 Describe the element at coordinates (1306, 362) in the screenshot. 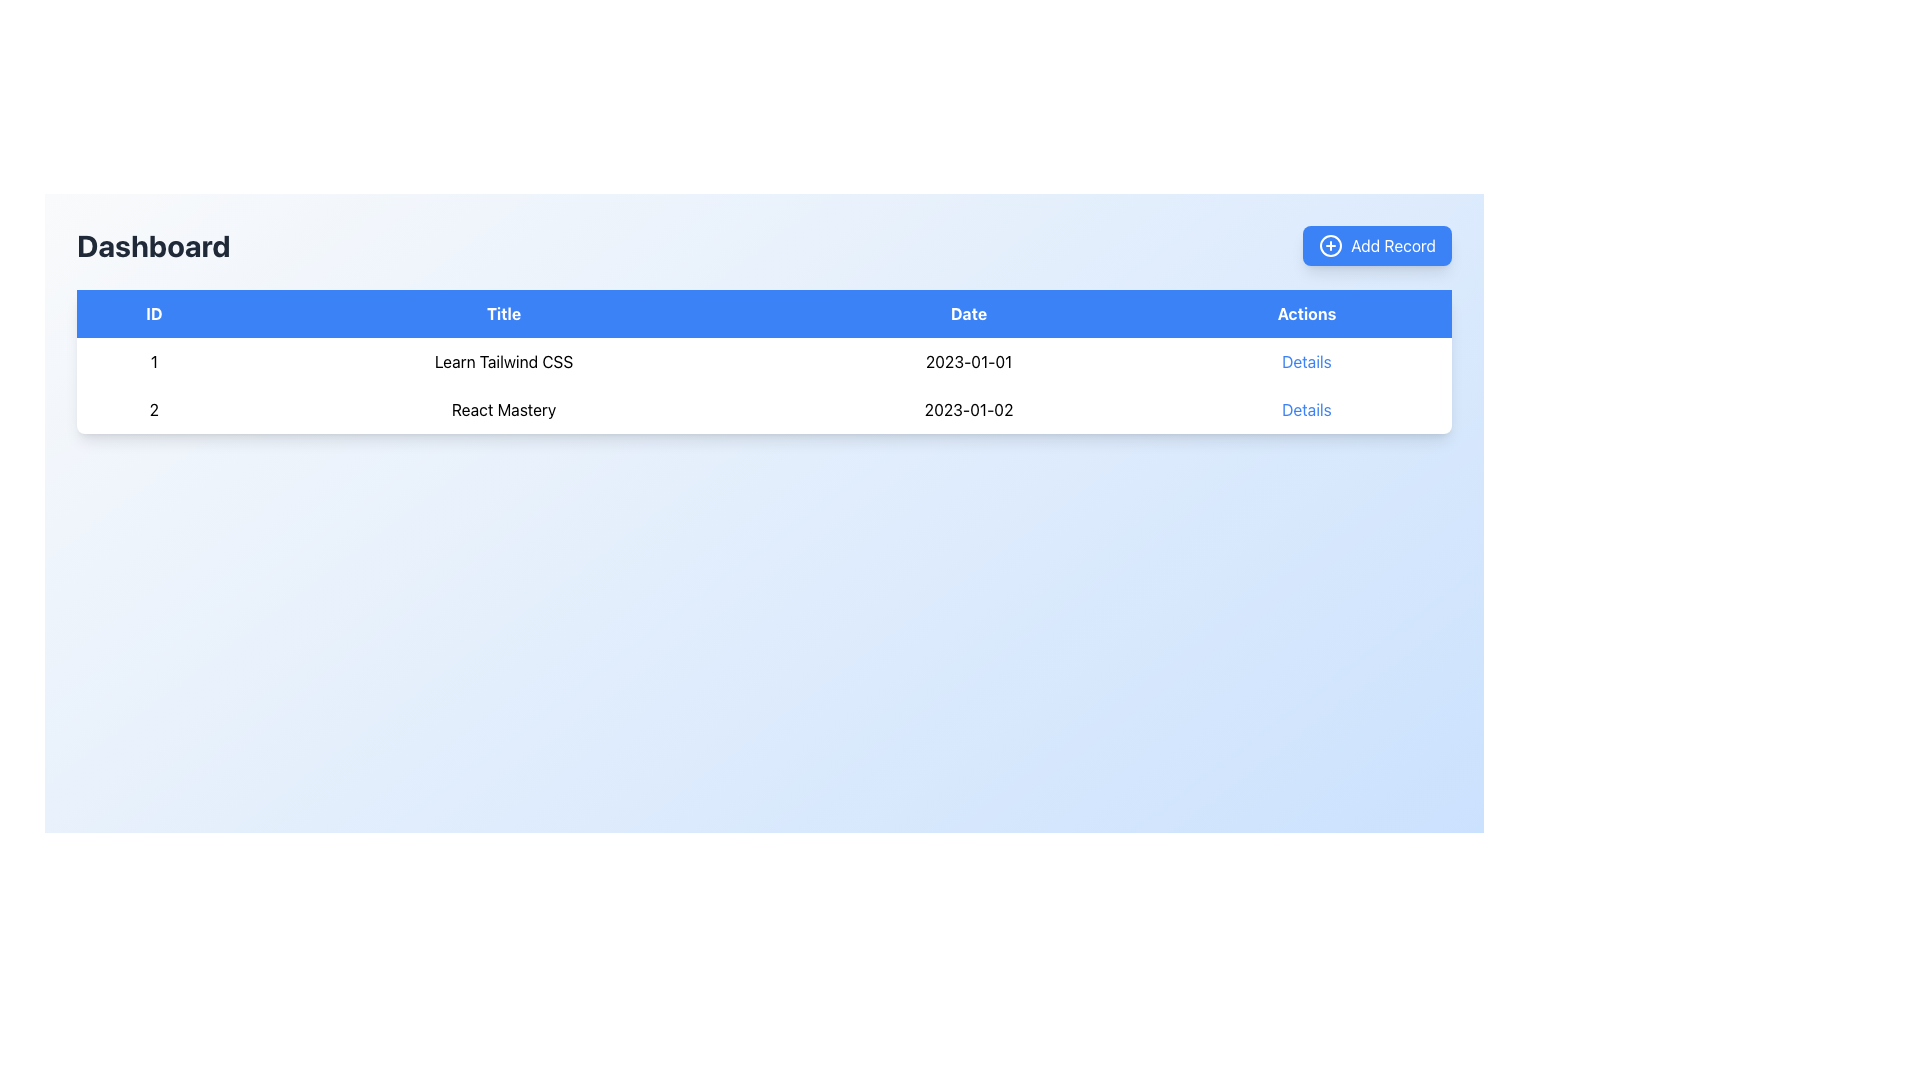

I see `the second 'Details' link in the 'Actions' column of the data table` at that location.